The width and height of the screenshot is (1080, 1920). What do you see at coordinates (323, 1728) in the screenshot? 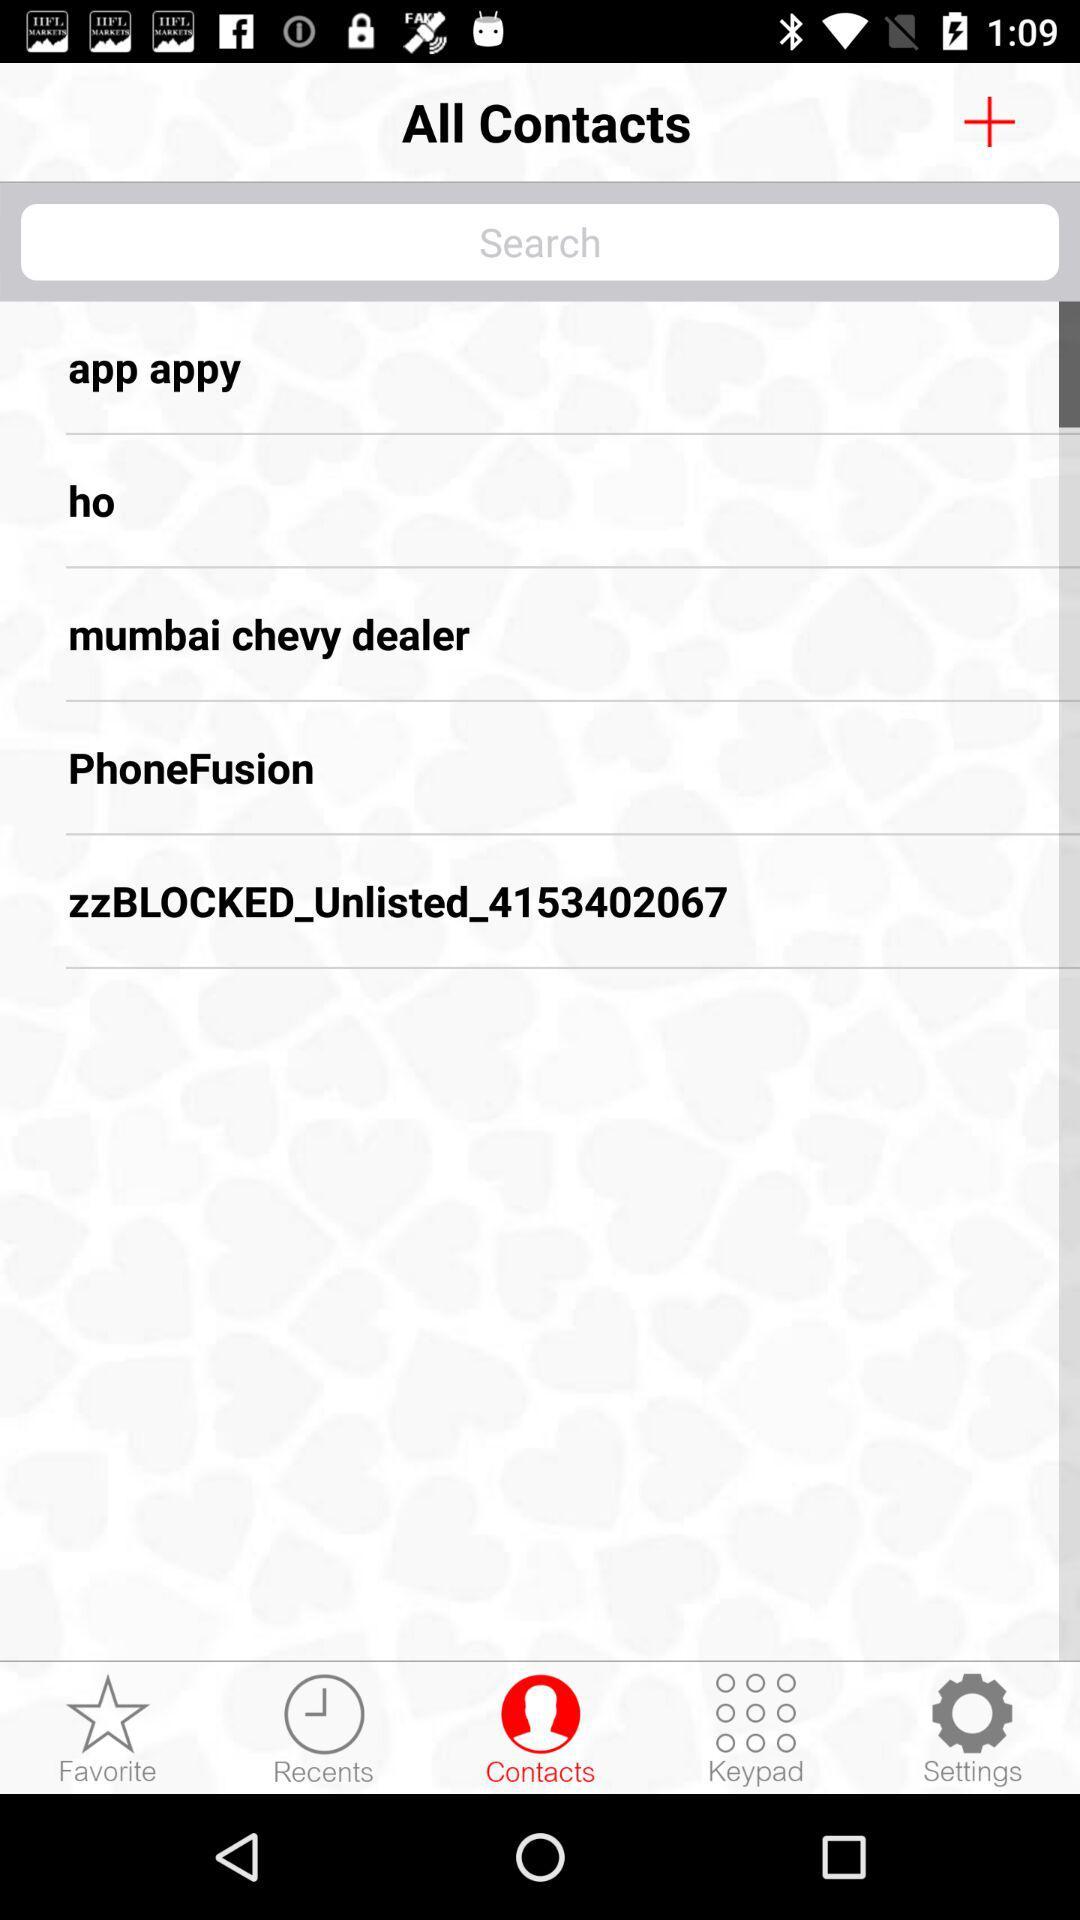
I see `the time icon` at bounding box center [323, 1728].